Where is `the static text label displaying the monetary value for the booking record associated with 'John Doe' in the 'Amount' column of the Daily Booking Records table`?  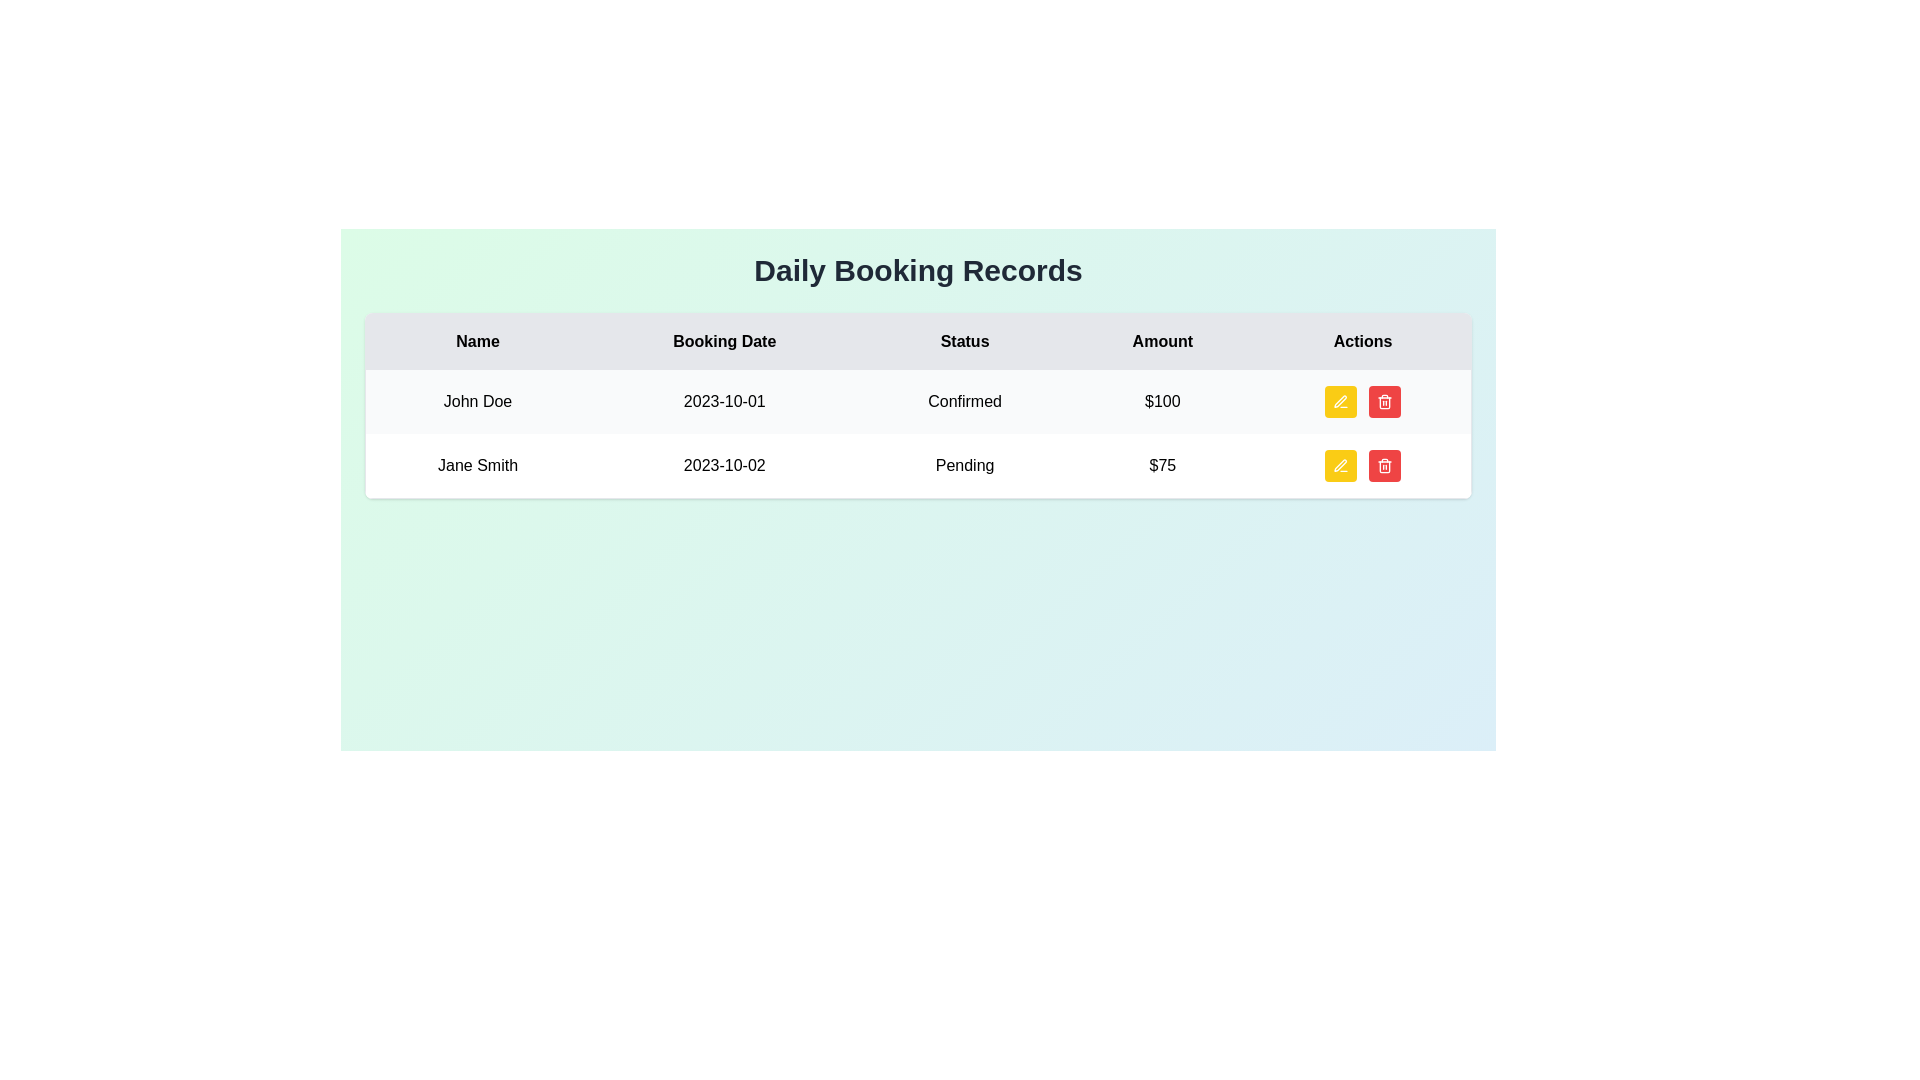 the static text label displaying the monetary value for the booking record associated with 'John Doe' in the 'Amount' column of the Daily Booking Records table is located at coordinates (1162, 401).